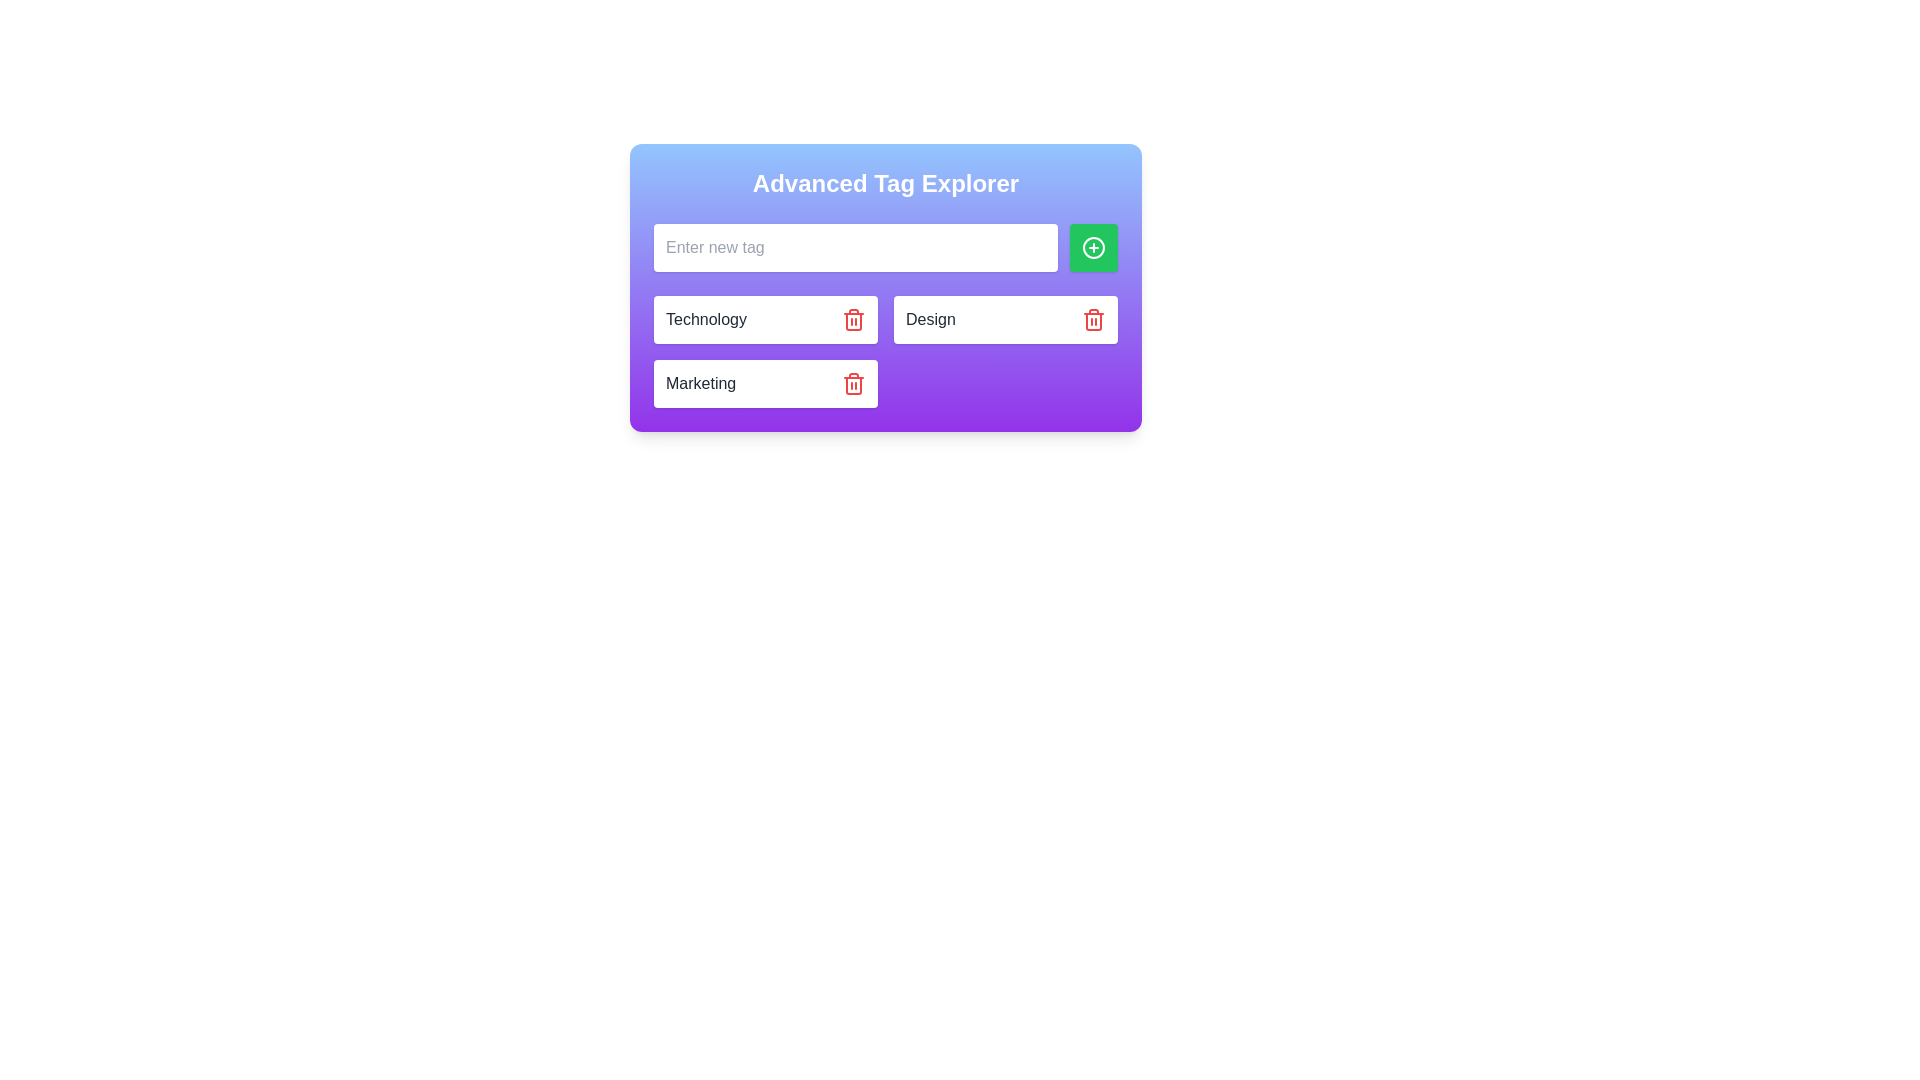 This screenshot has width=1920, height=1080. What do you see at coordinates (1093, 319) in the screenshot?
I see `keyboard navigation` at bounding box center [1093, 319].